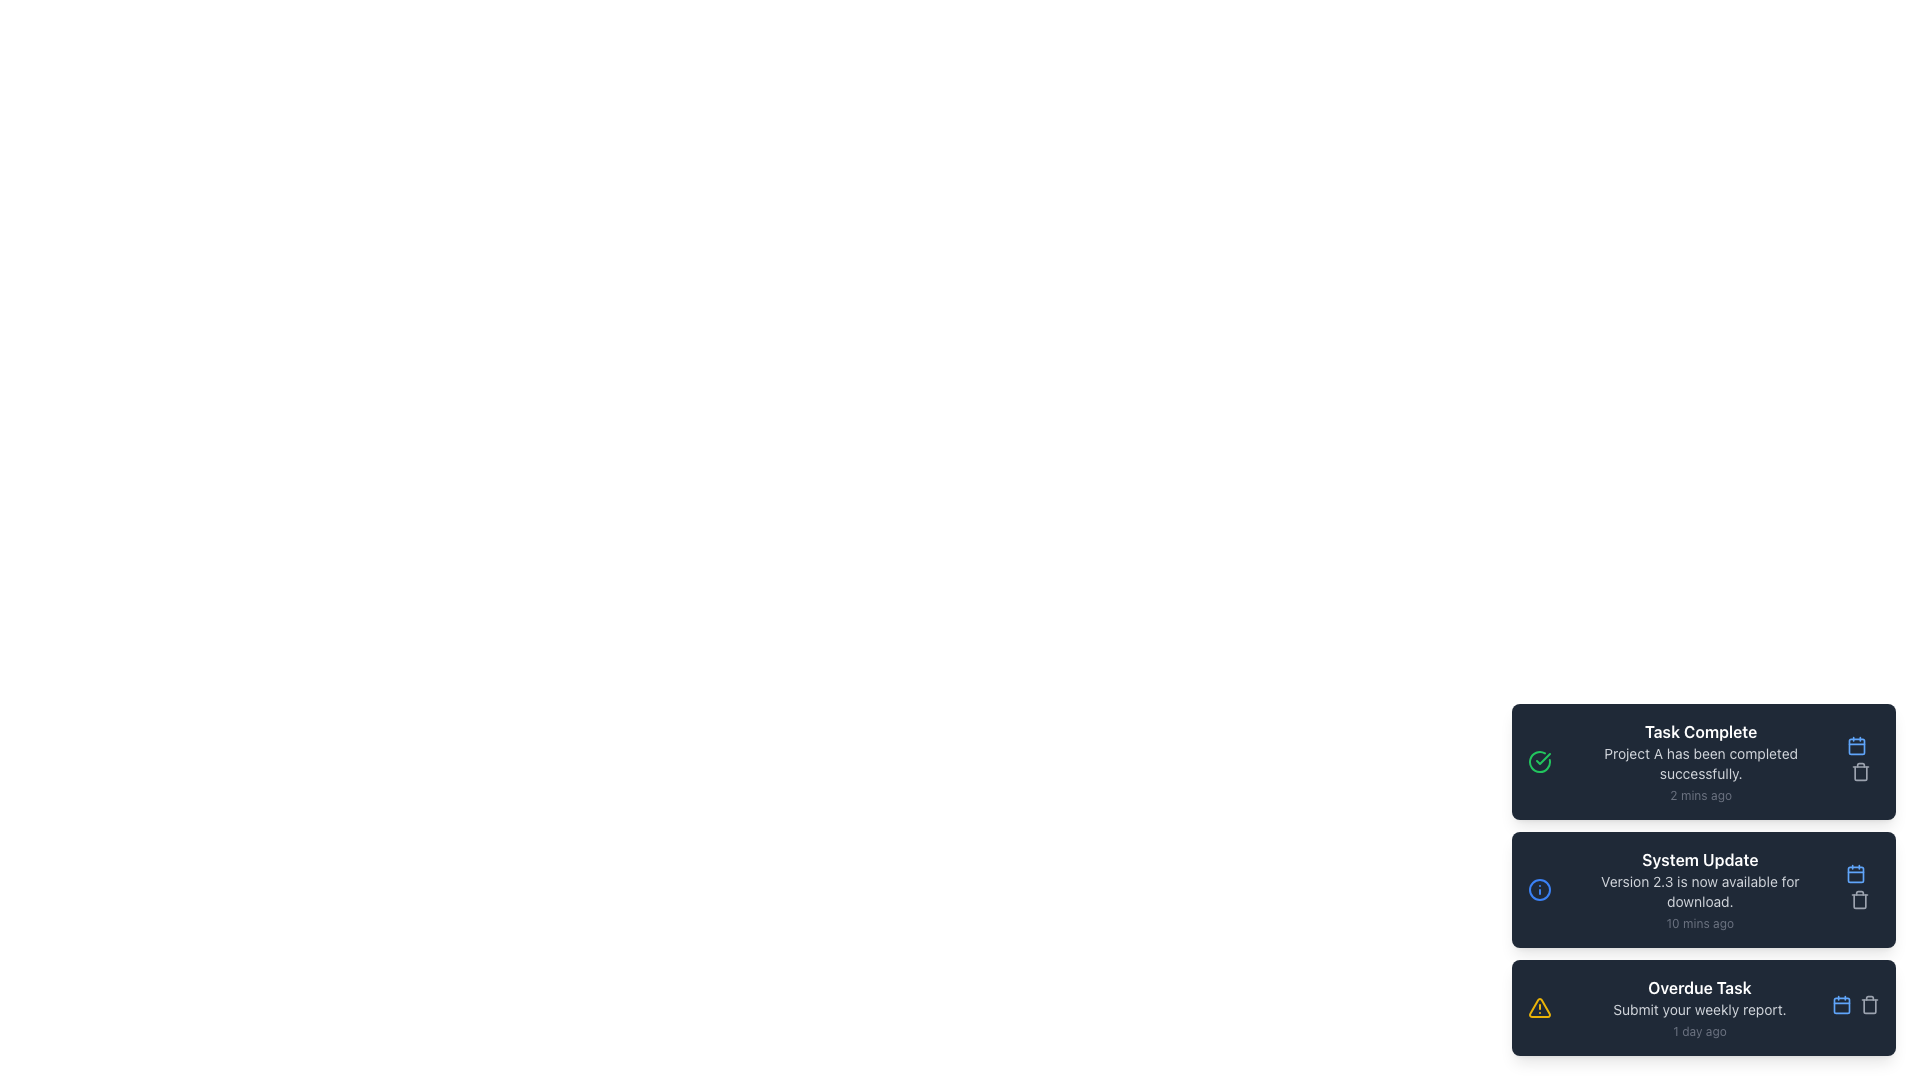 This screenshot has width=1920, height=1080. What do you see at coordinates (1698, 1010) in the screenshot?
I see `the text label that provides additional details about the 'Overdue Task', which is centrally located beneath the title and above the timestamp in the third notification card` at bounding box center [1698, 1010].